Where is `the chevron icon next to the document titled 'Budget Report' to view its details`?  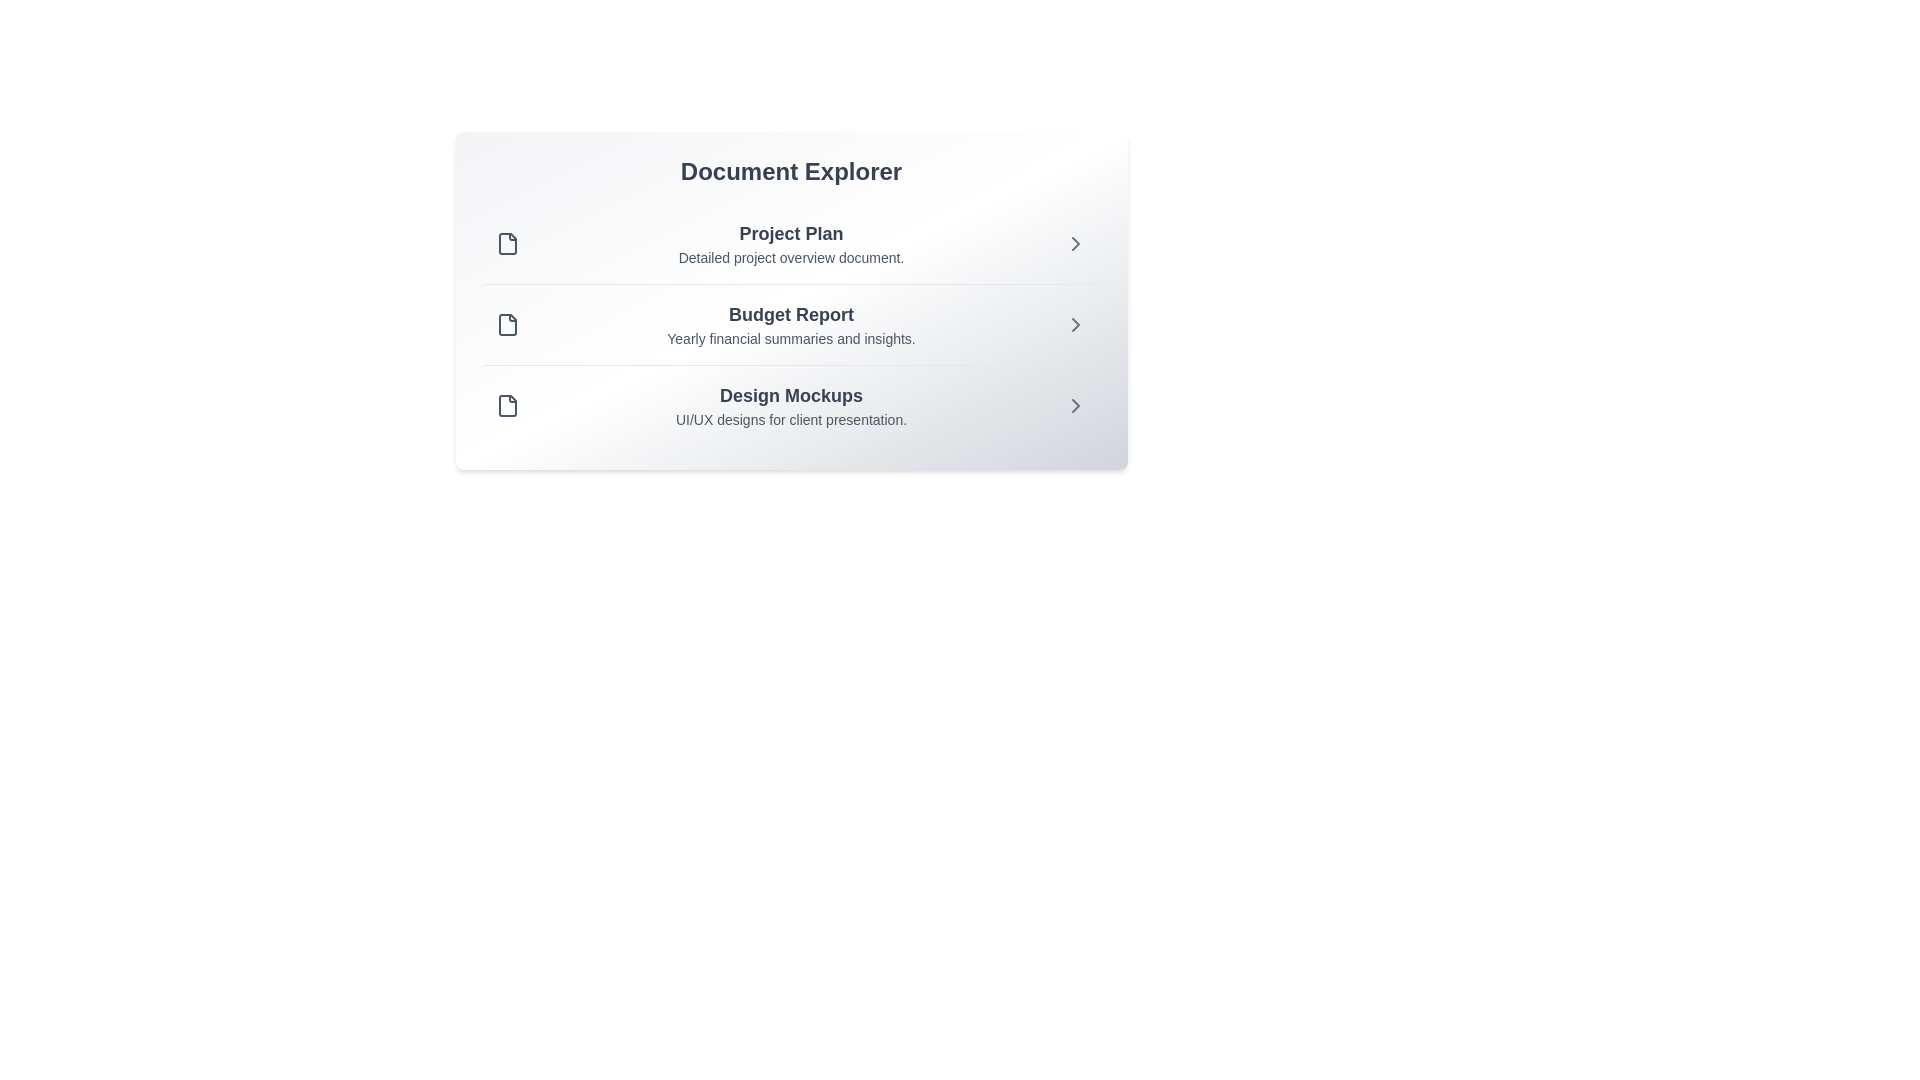 the chevron icon next to the document titled 'Budget Report' to view its details is located at coordinates (1074, 323).